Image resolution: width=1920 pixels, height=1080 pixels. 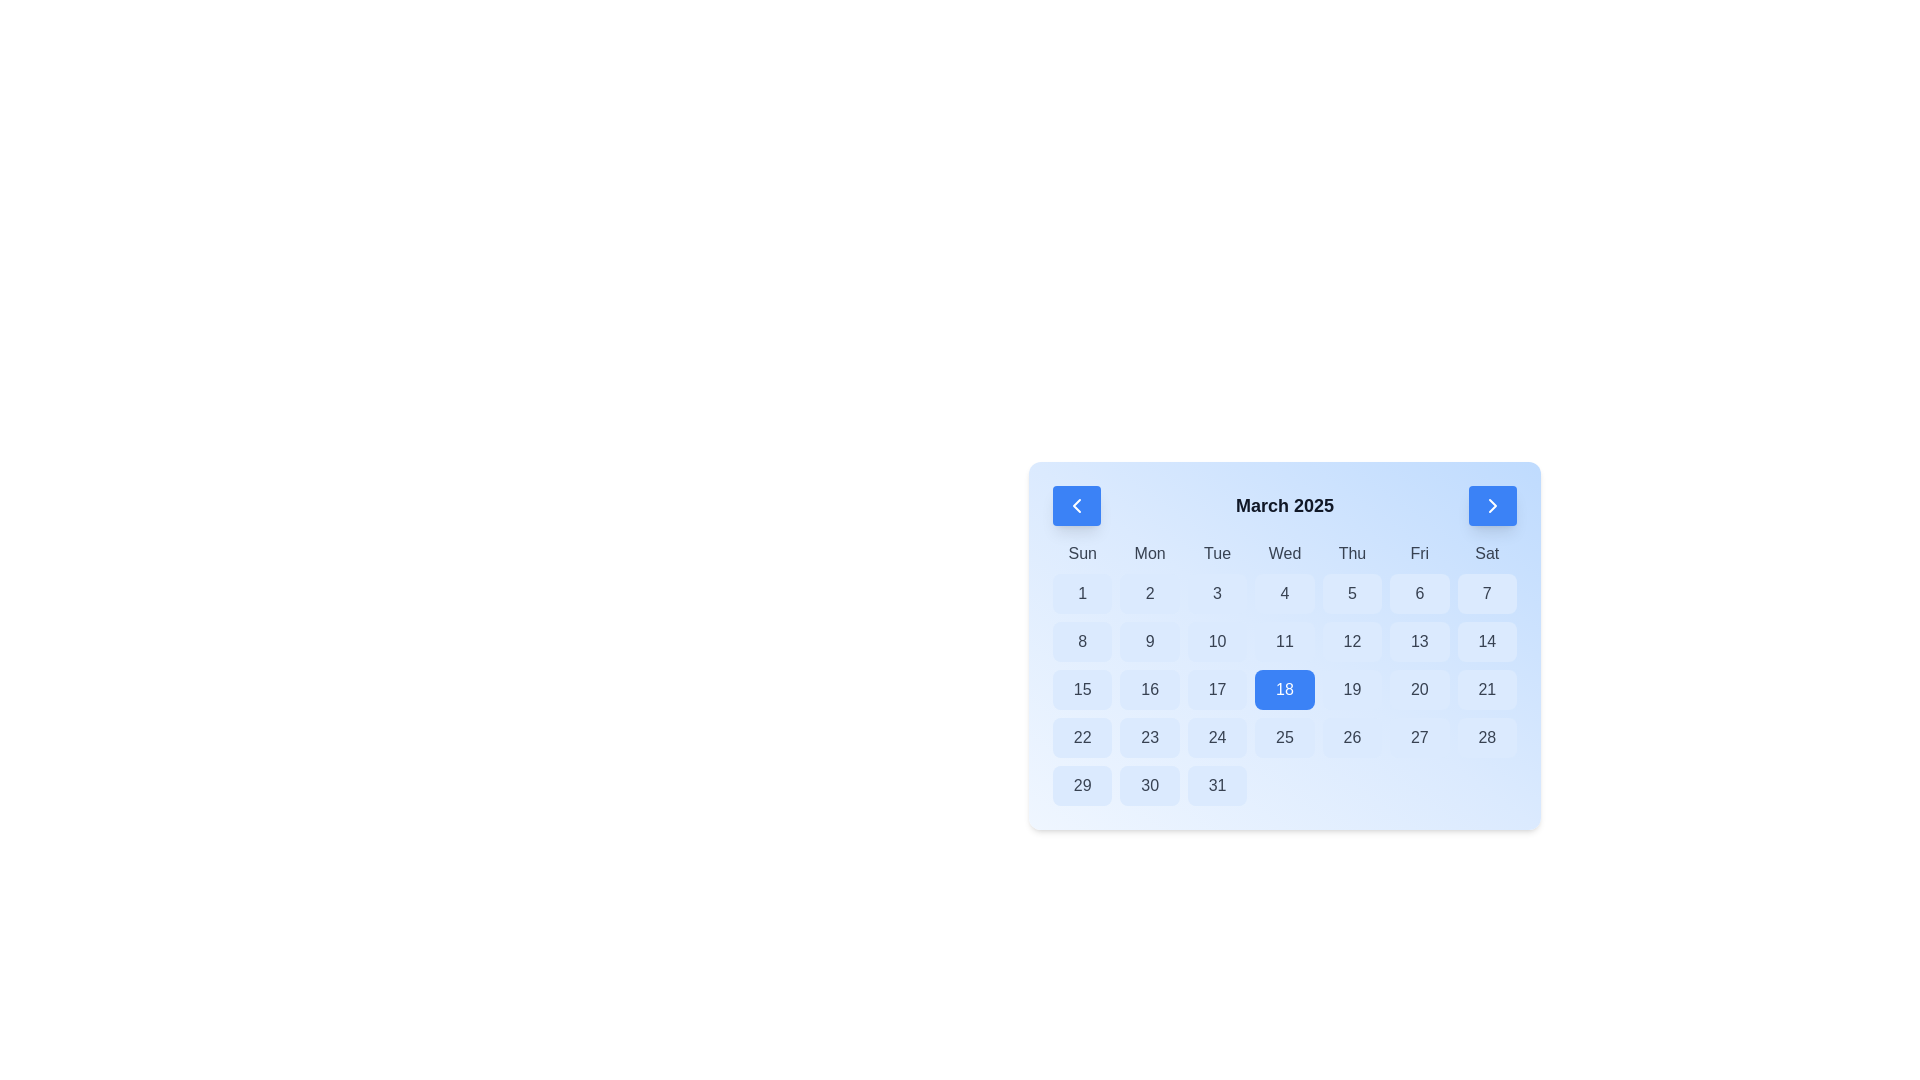 I want to click on the leftward-pointing chevron-shaped icon in the top-left corner of the calendar interface, so click(x=1075, y=504).